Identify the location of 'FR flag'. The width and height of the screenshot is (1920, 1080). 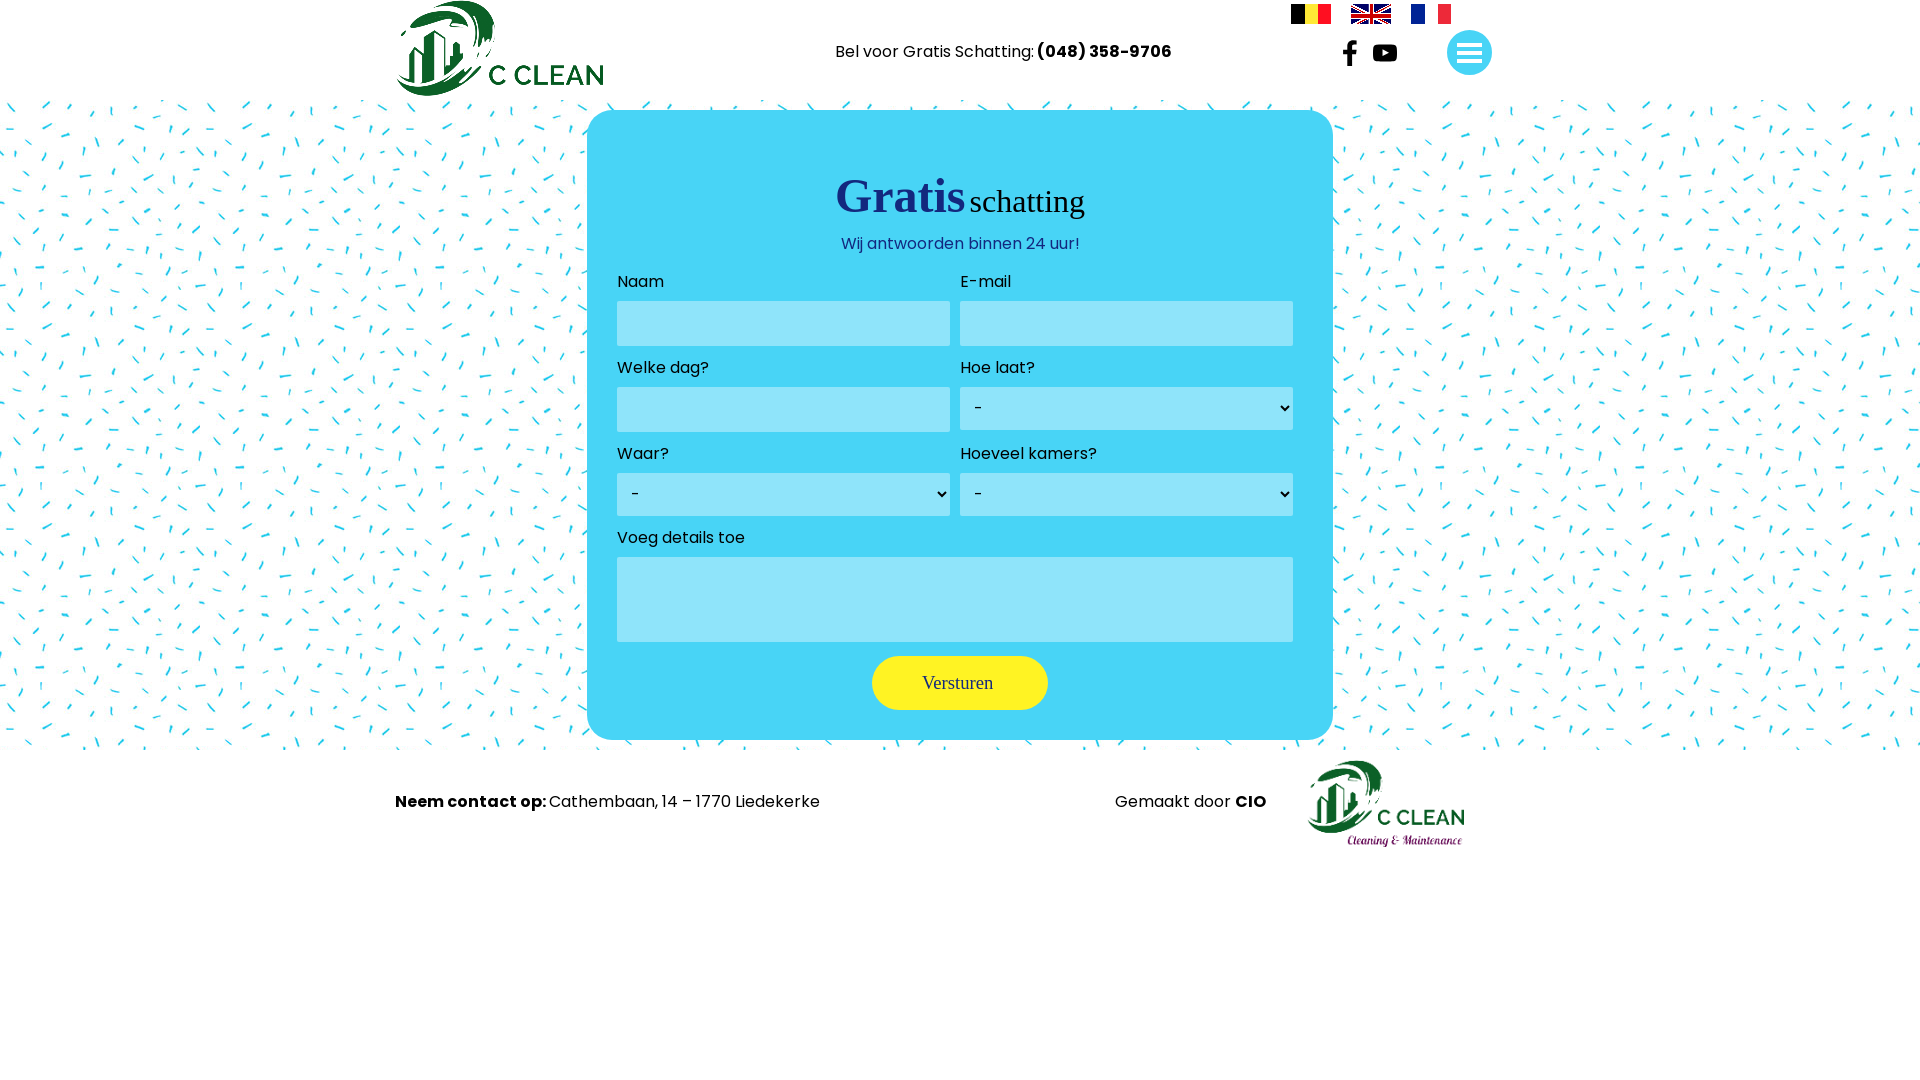
(1410, 17).